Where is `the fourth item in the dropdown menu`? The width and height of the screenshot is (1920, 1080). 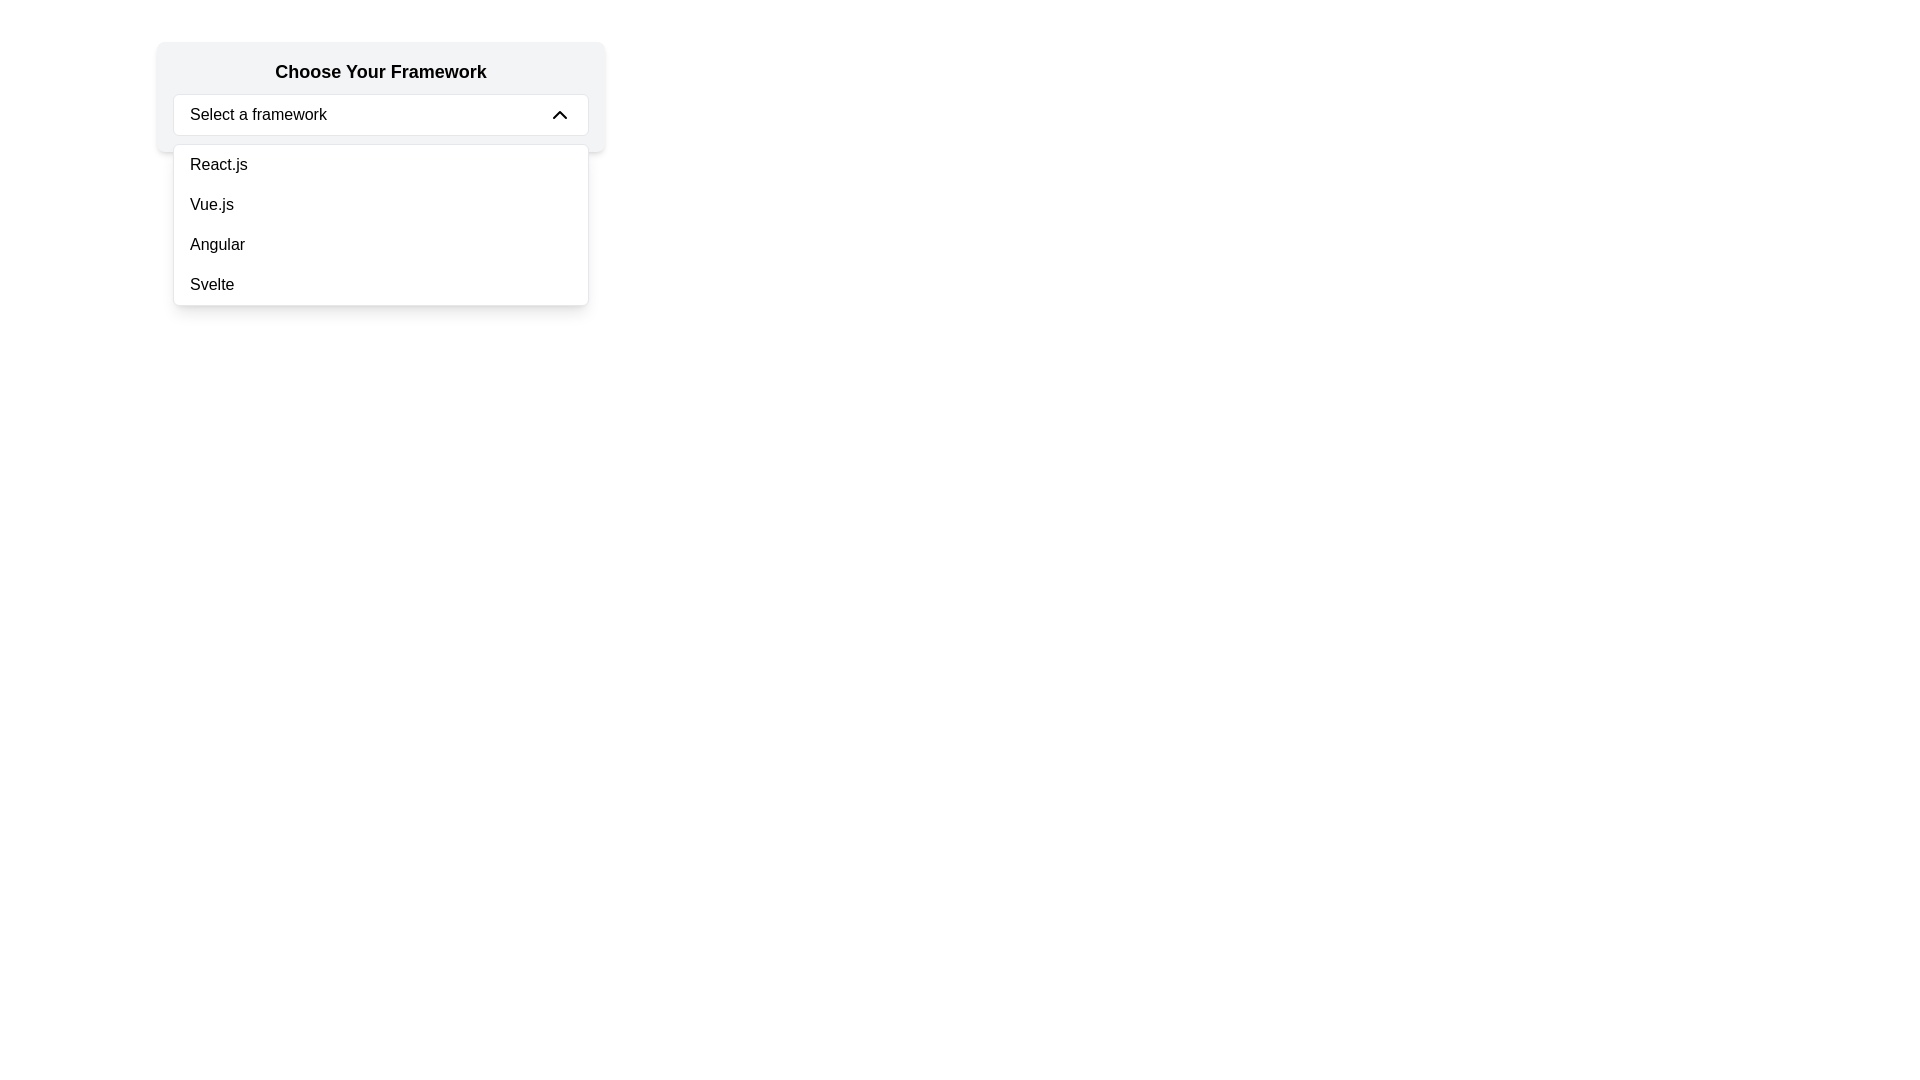
the fourth item in the dropdown menu is located at coordinates (380, 285).